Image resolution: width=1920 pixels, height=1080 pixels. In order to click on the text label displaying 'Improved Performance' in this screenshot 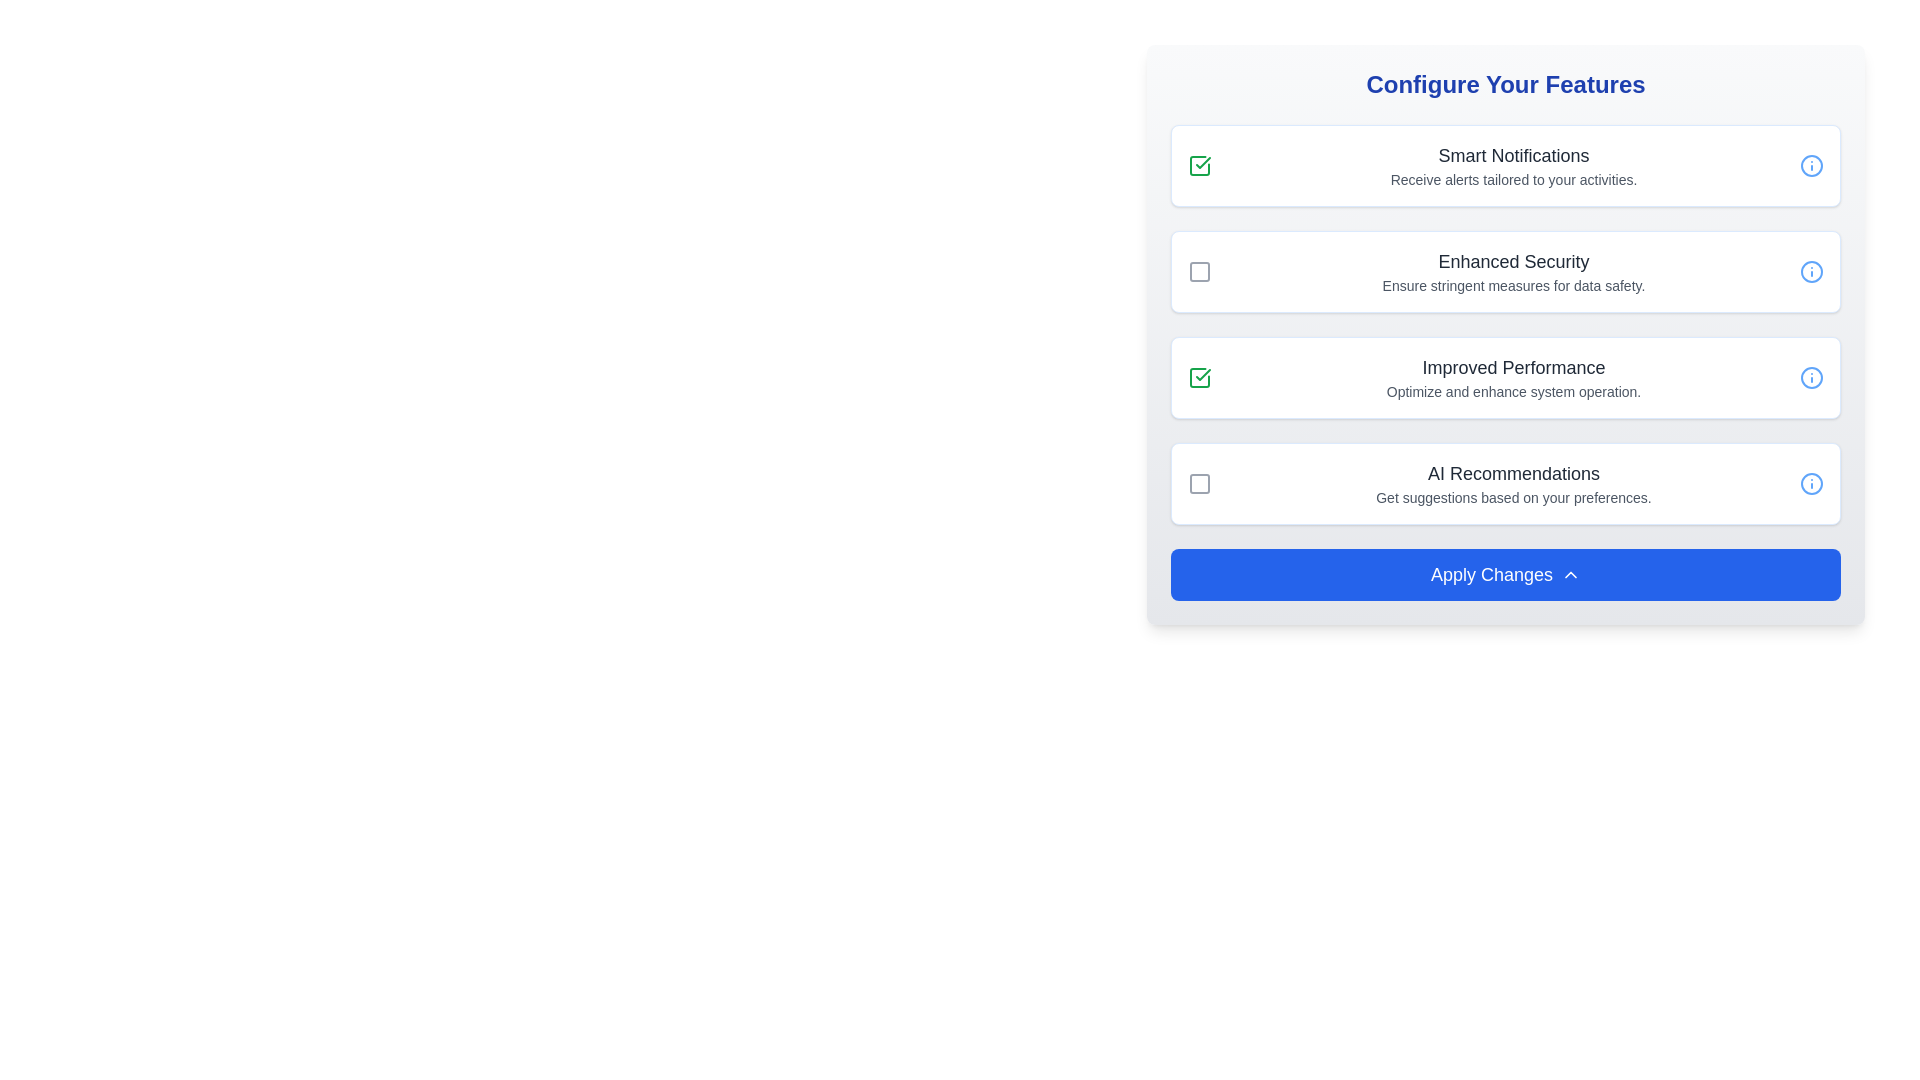, I will do `click(1513, 367)`.